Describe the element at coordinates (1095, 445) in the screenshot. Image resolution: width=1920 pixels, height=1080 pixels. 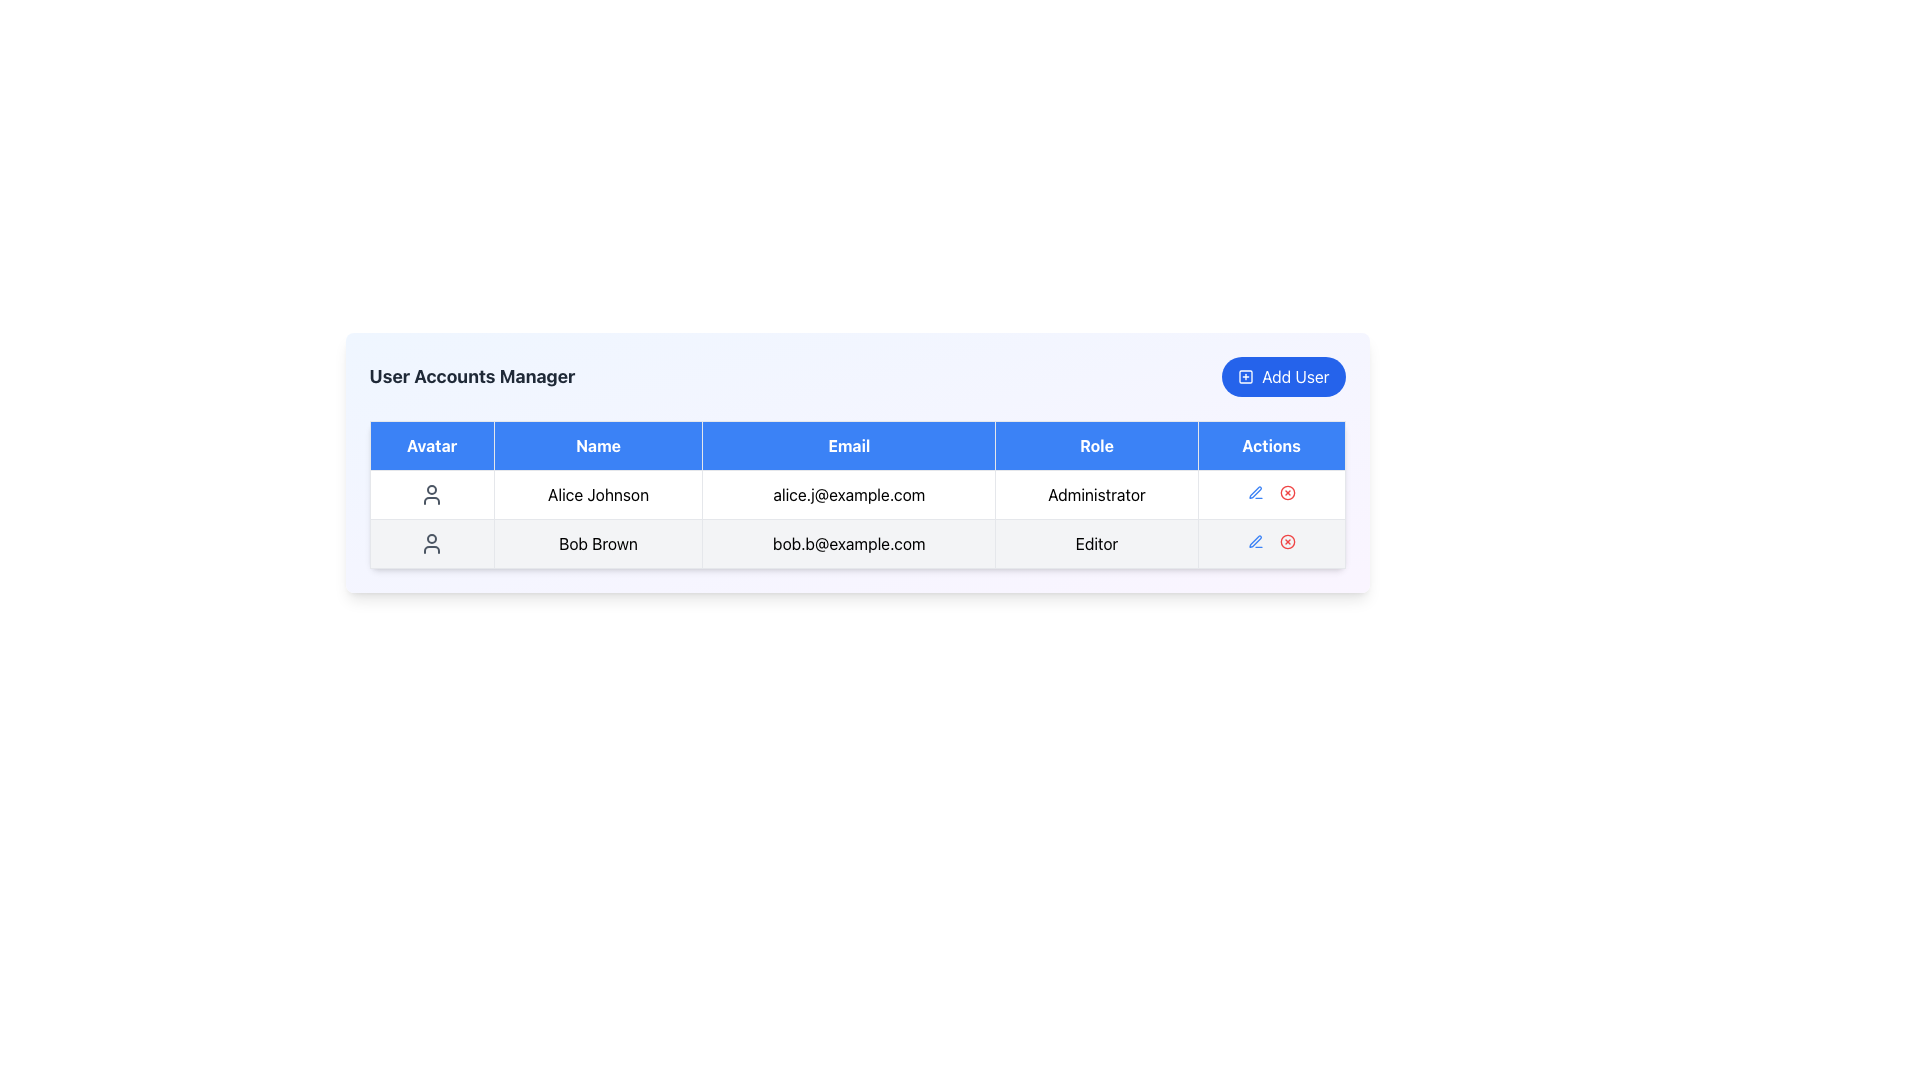
I see `text from the 'Role' column header, which is a rectangular box with white text on a blue background, positioned as the fourth column header in the table` at that location.